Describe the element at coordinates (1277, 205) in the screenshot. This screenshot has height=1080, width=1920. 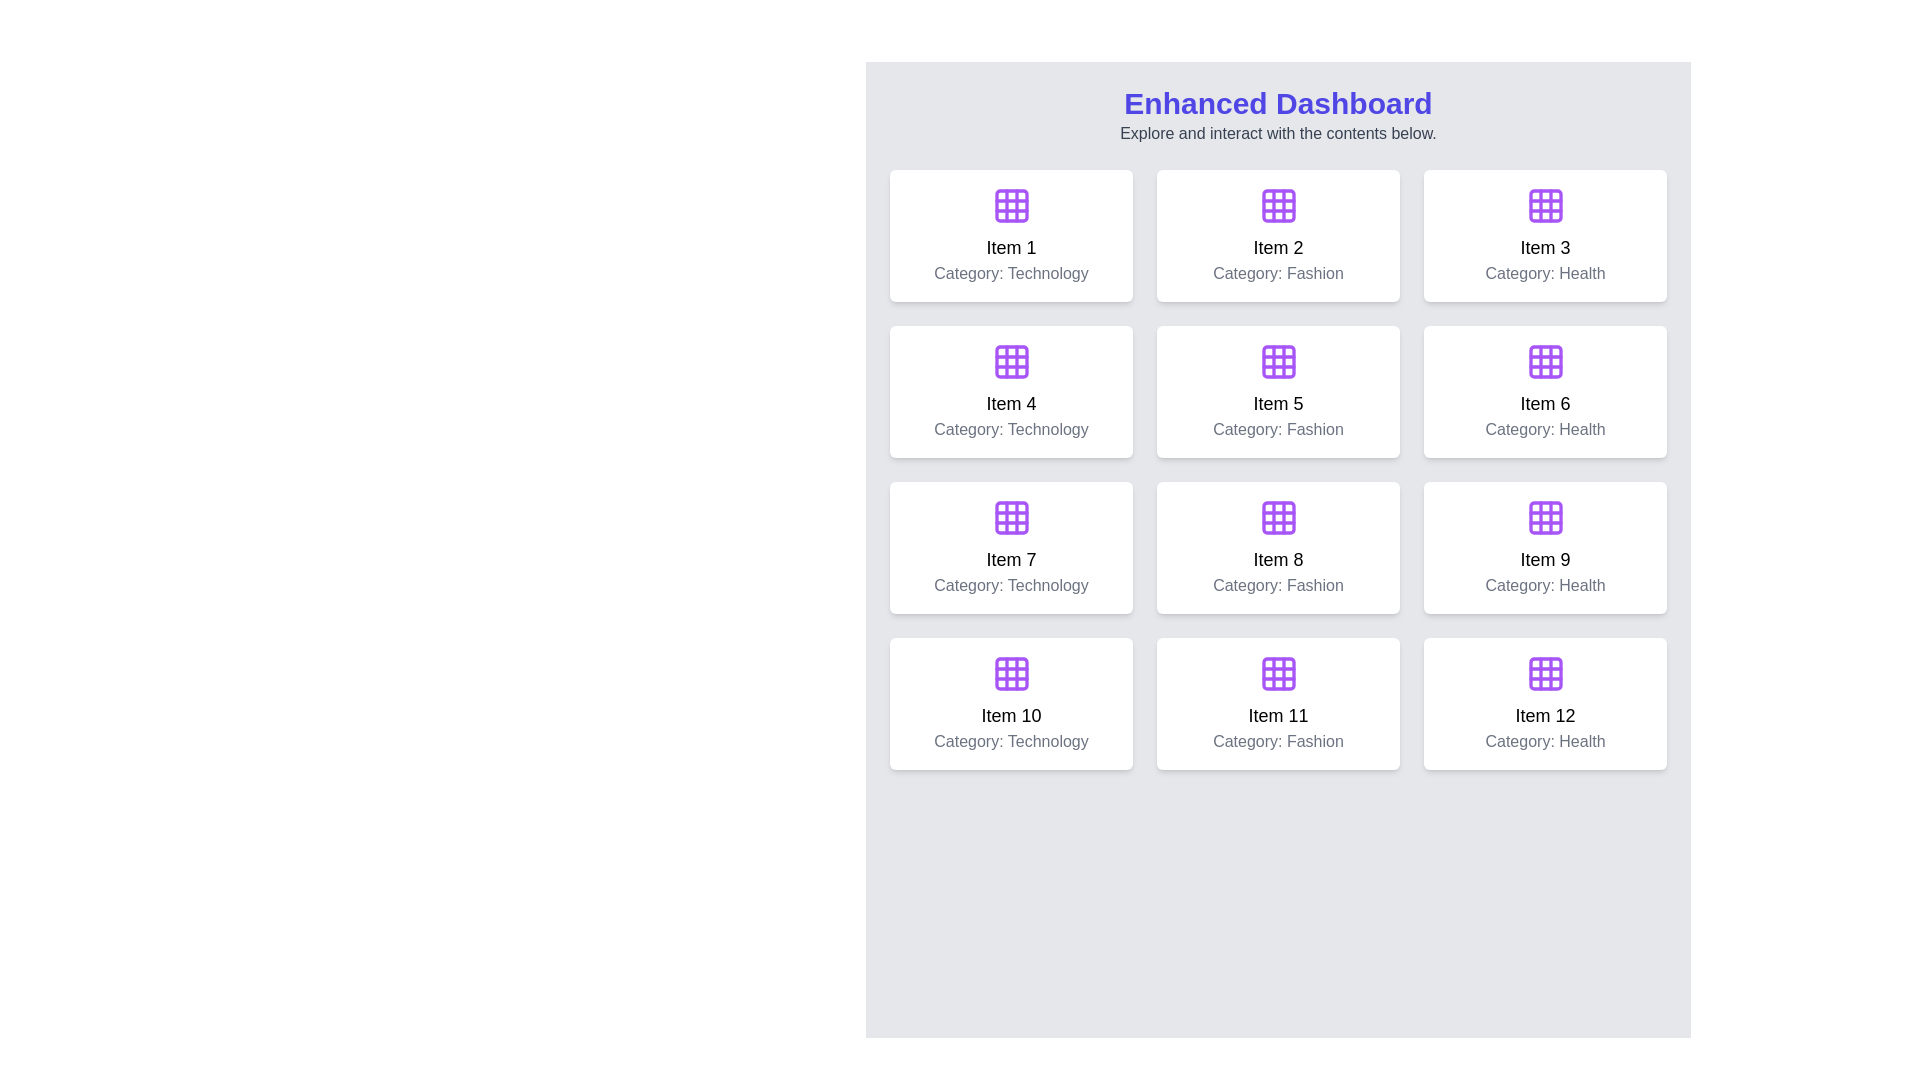
I see `the icon located at the top center of the card labeled 'Item 2' in the first row of the dashboard interface` at that location.